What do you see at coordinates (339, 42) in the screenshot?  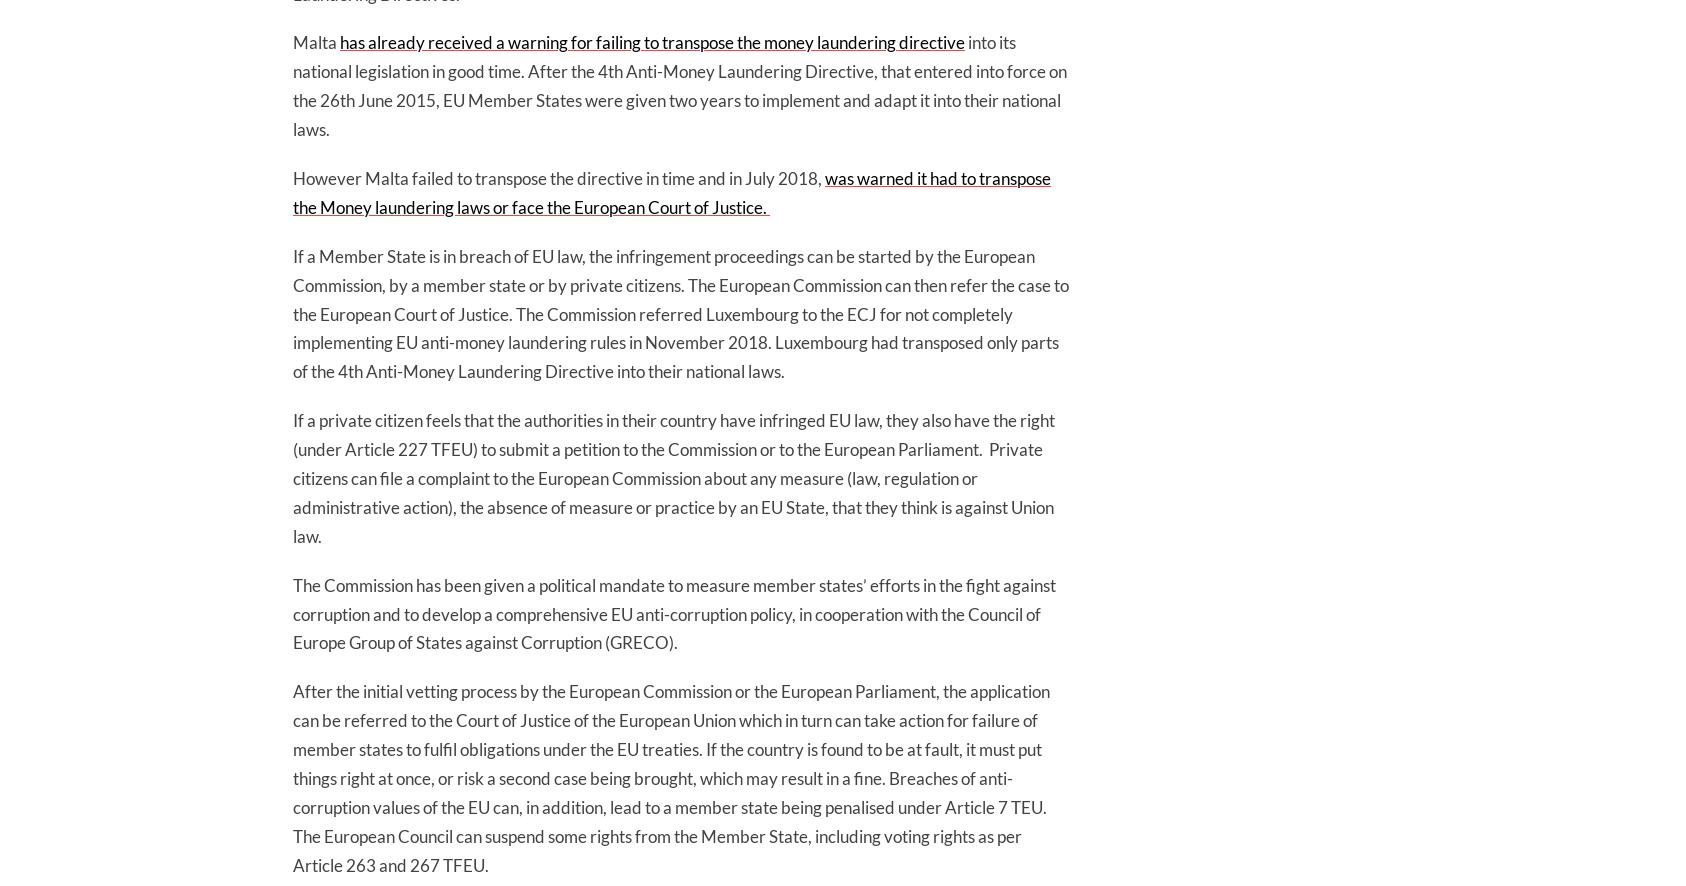 I see `'has already received a warning for failing to transpose the money laundering directive'` at bounding box center [339, 42].